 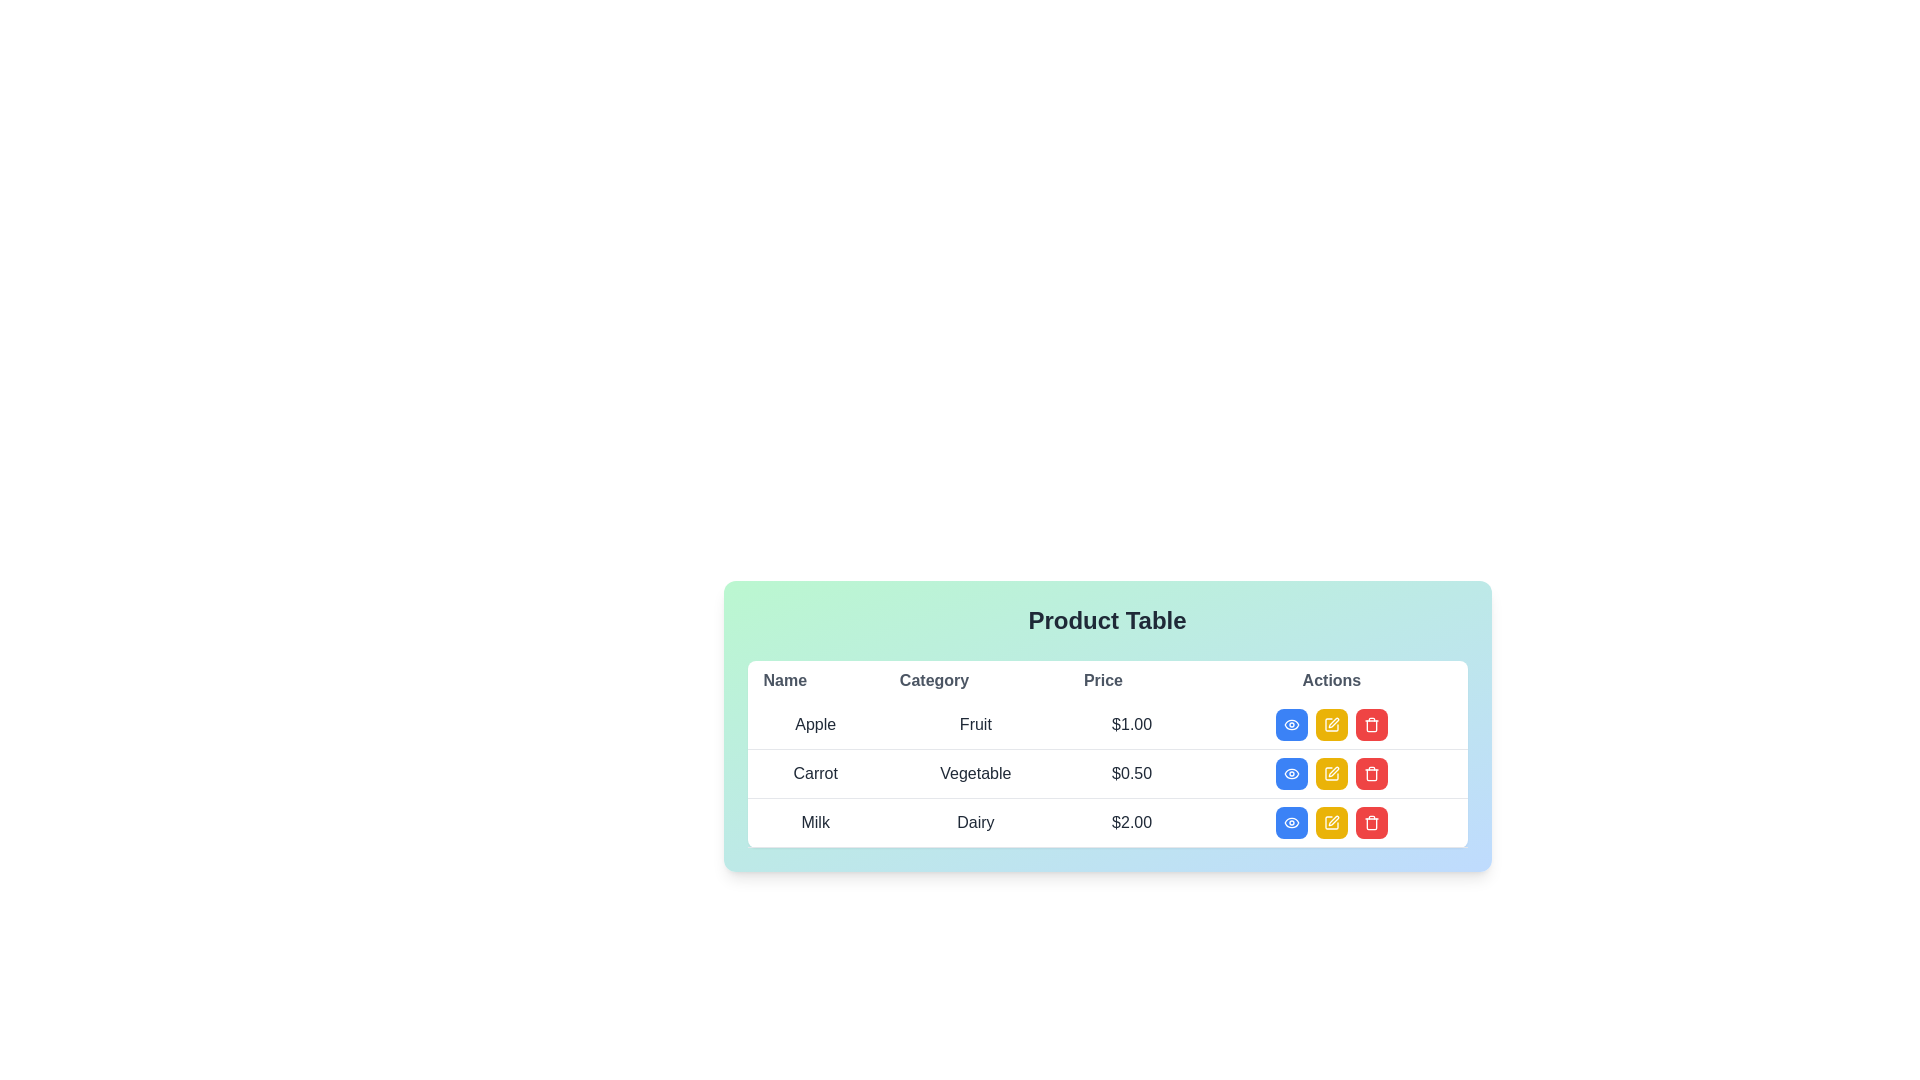 I want to click on the trashcan icon button with a red circular background located in the rightmost column of the 'Actions' table for the 'Milk' entry, so click(x=1370, y=773).